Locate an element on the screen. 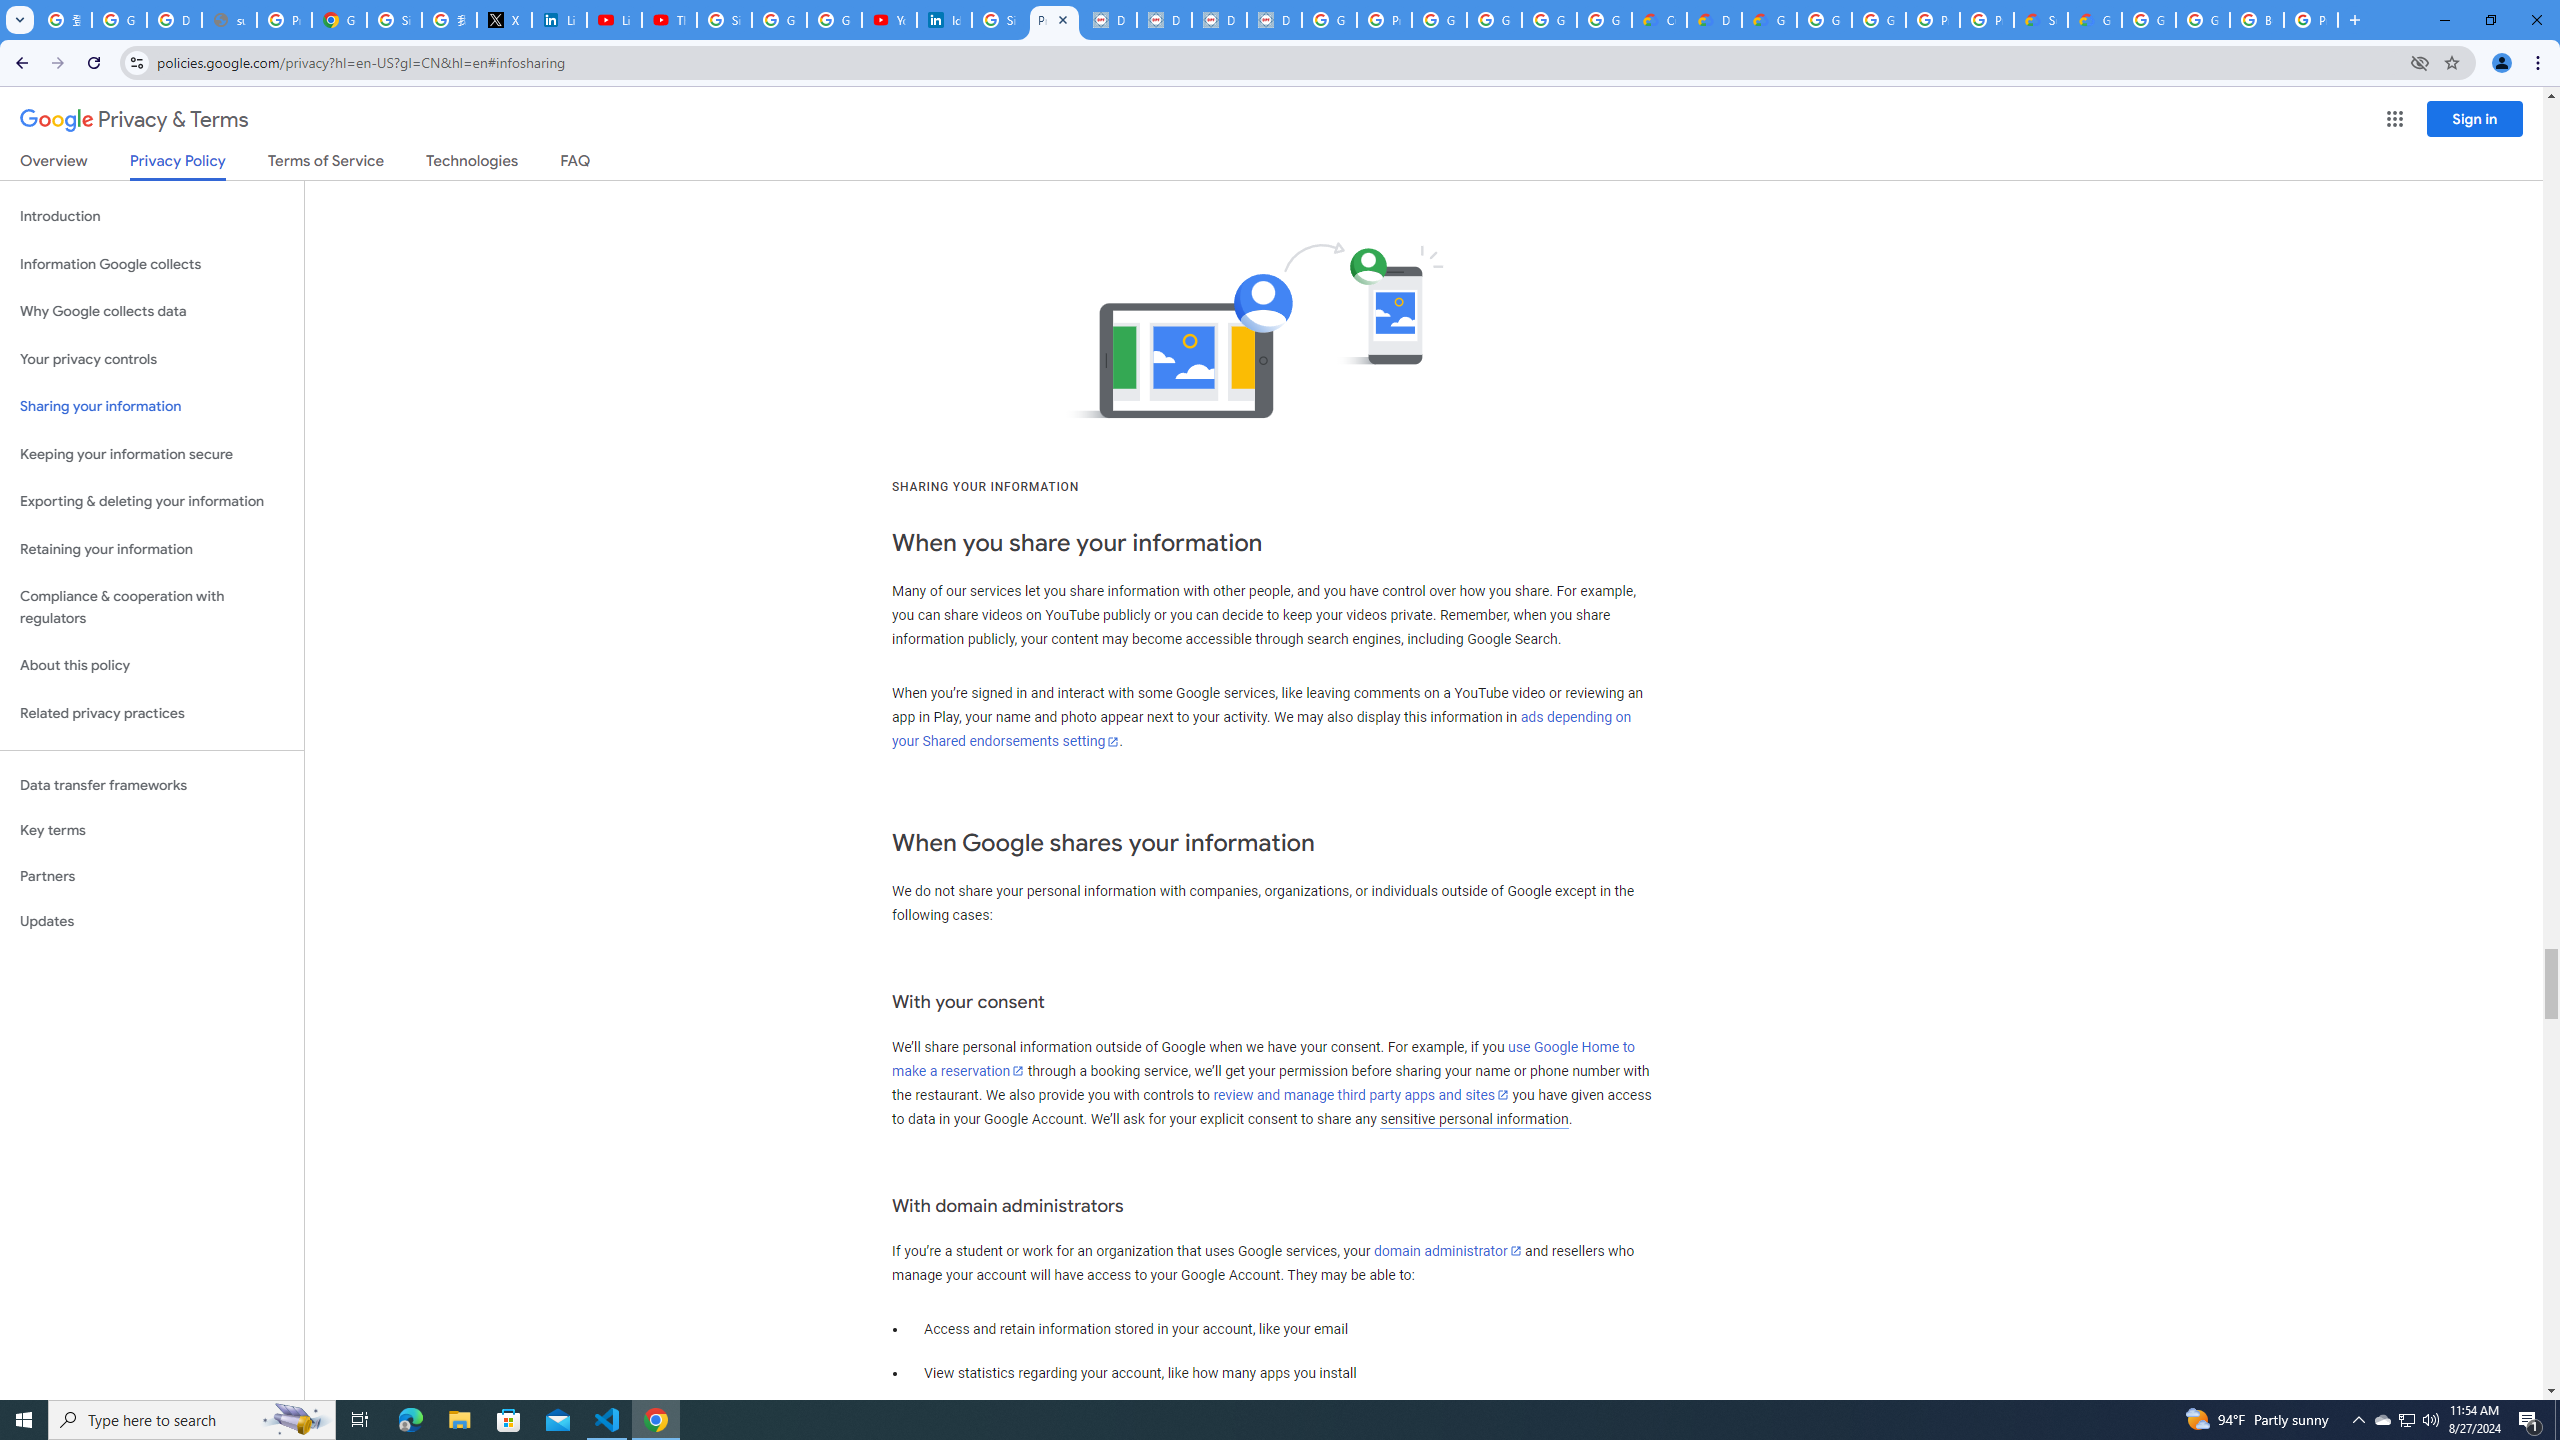 Image resolution: width=2560 pixels, height=1440 pixels. 'Google Cloud Platform' is located at coordinates (1823, 19).